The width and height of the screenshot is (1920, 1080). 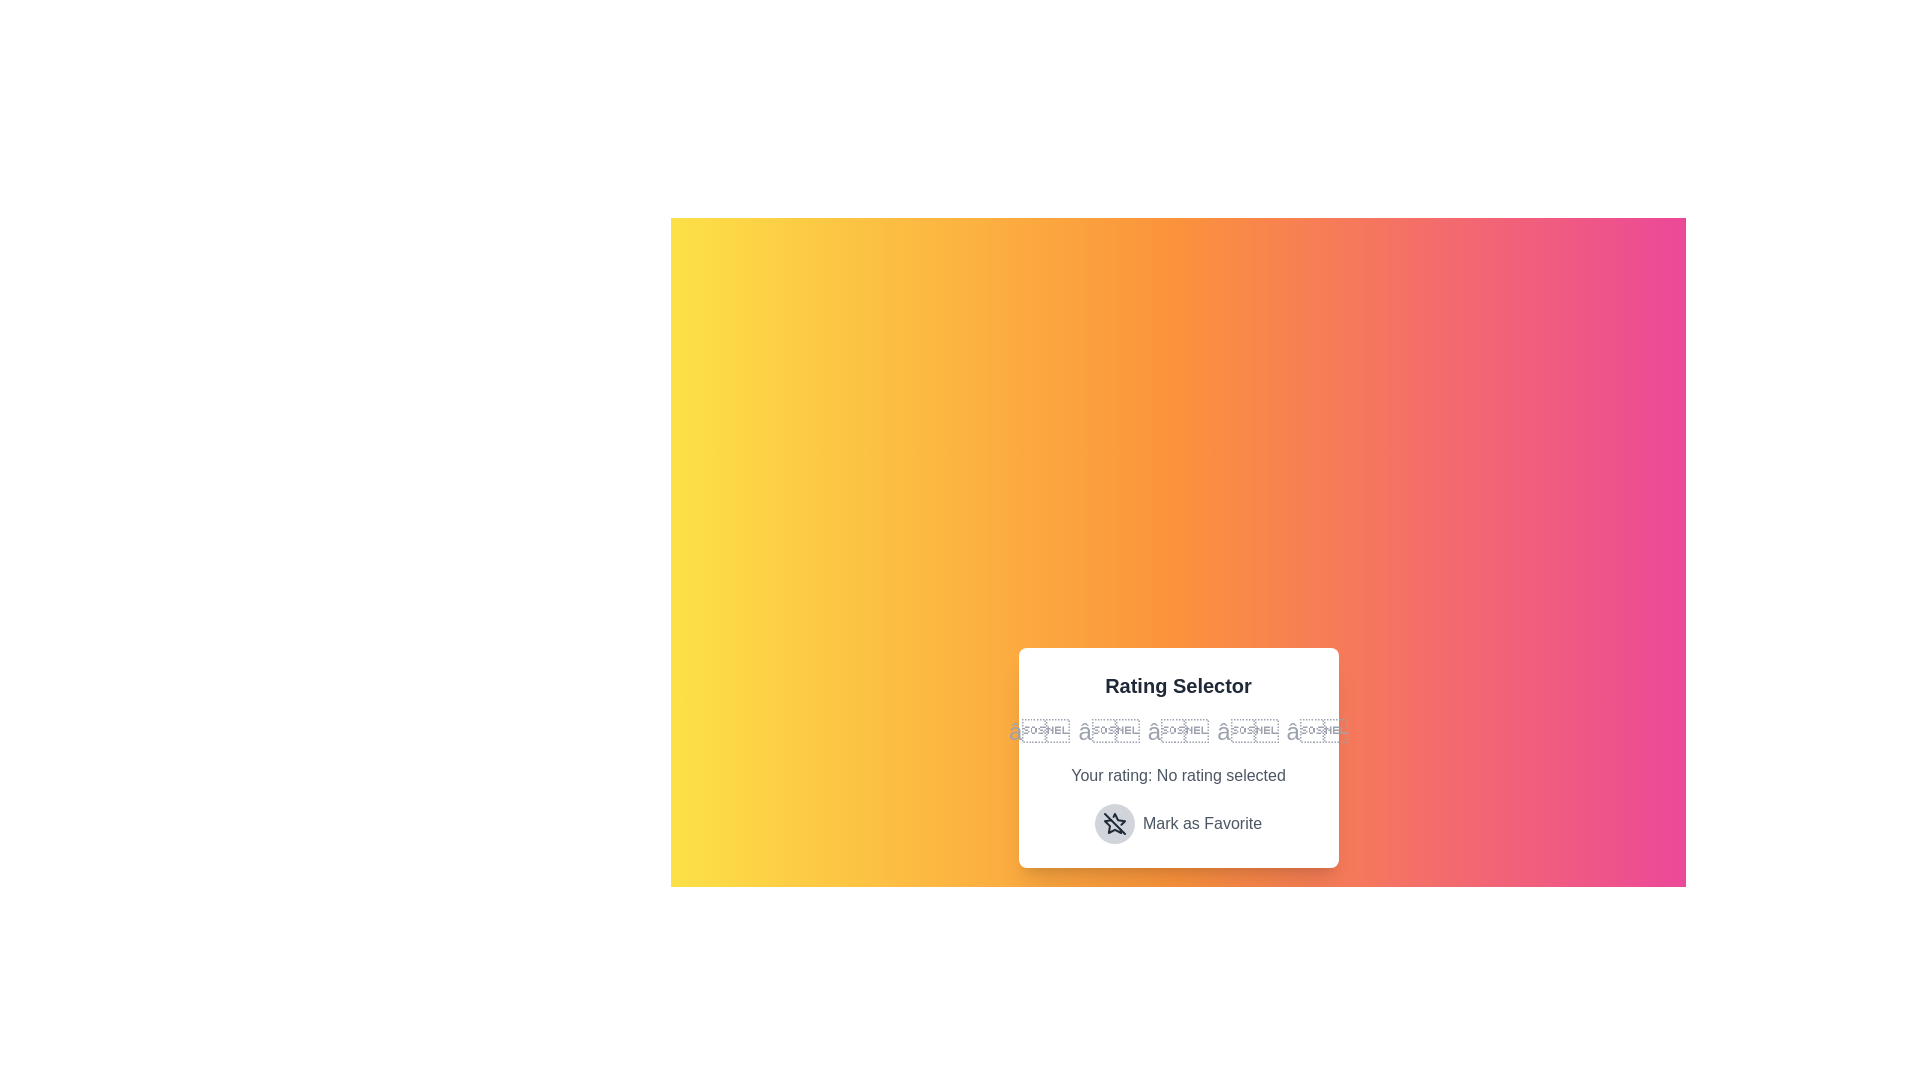 I want to click on the 'Mark as Favorite' button, which features a star icon with a slash and is styled in gray, located below 'Your rating: No rating selected', so click(x=1178, y=824).